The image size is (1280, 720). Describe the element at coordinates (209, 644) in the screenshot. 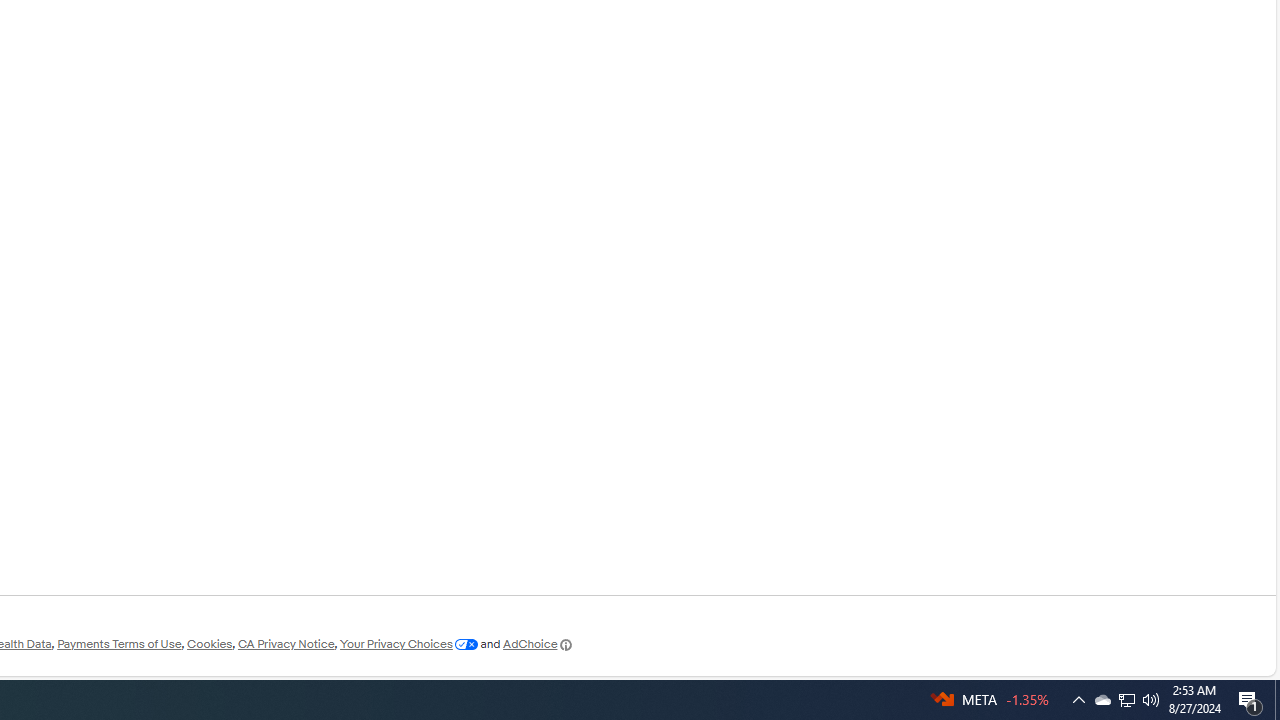

I see `'Cookies'` at that location.